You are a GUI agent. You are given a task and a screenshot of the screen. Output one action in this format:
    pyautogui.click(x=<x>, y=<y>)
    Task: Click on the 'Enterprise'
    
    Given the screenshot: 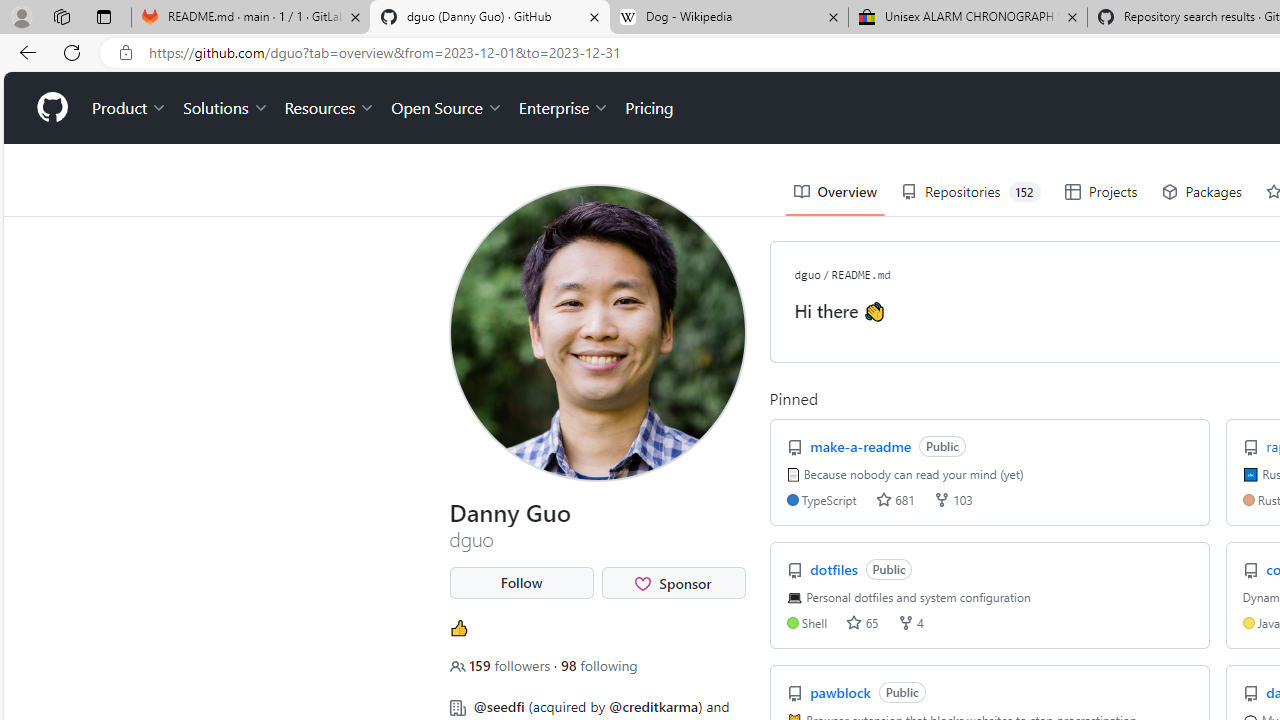 What is the action you would take?
    pyautogui.click(x=562, y=108)
    